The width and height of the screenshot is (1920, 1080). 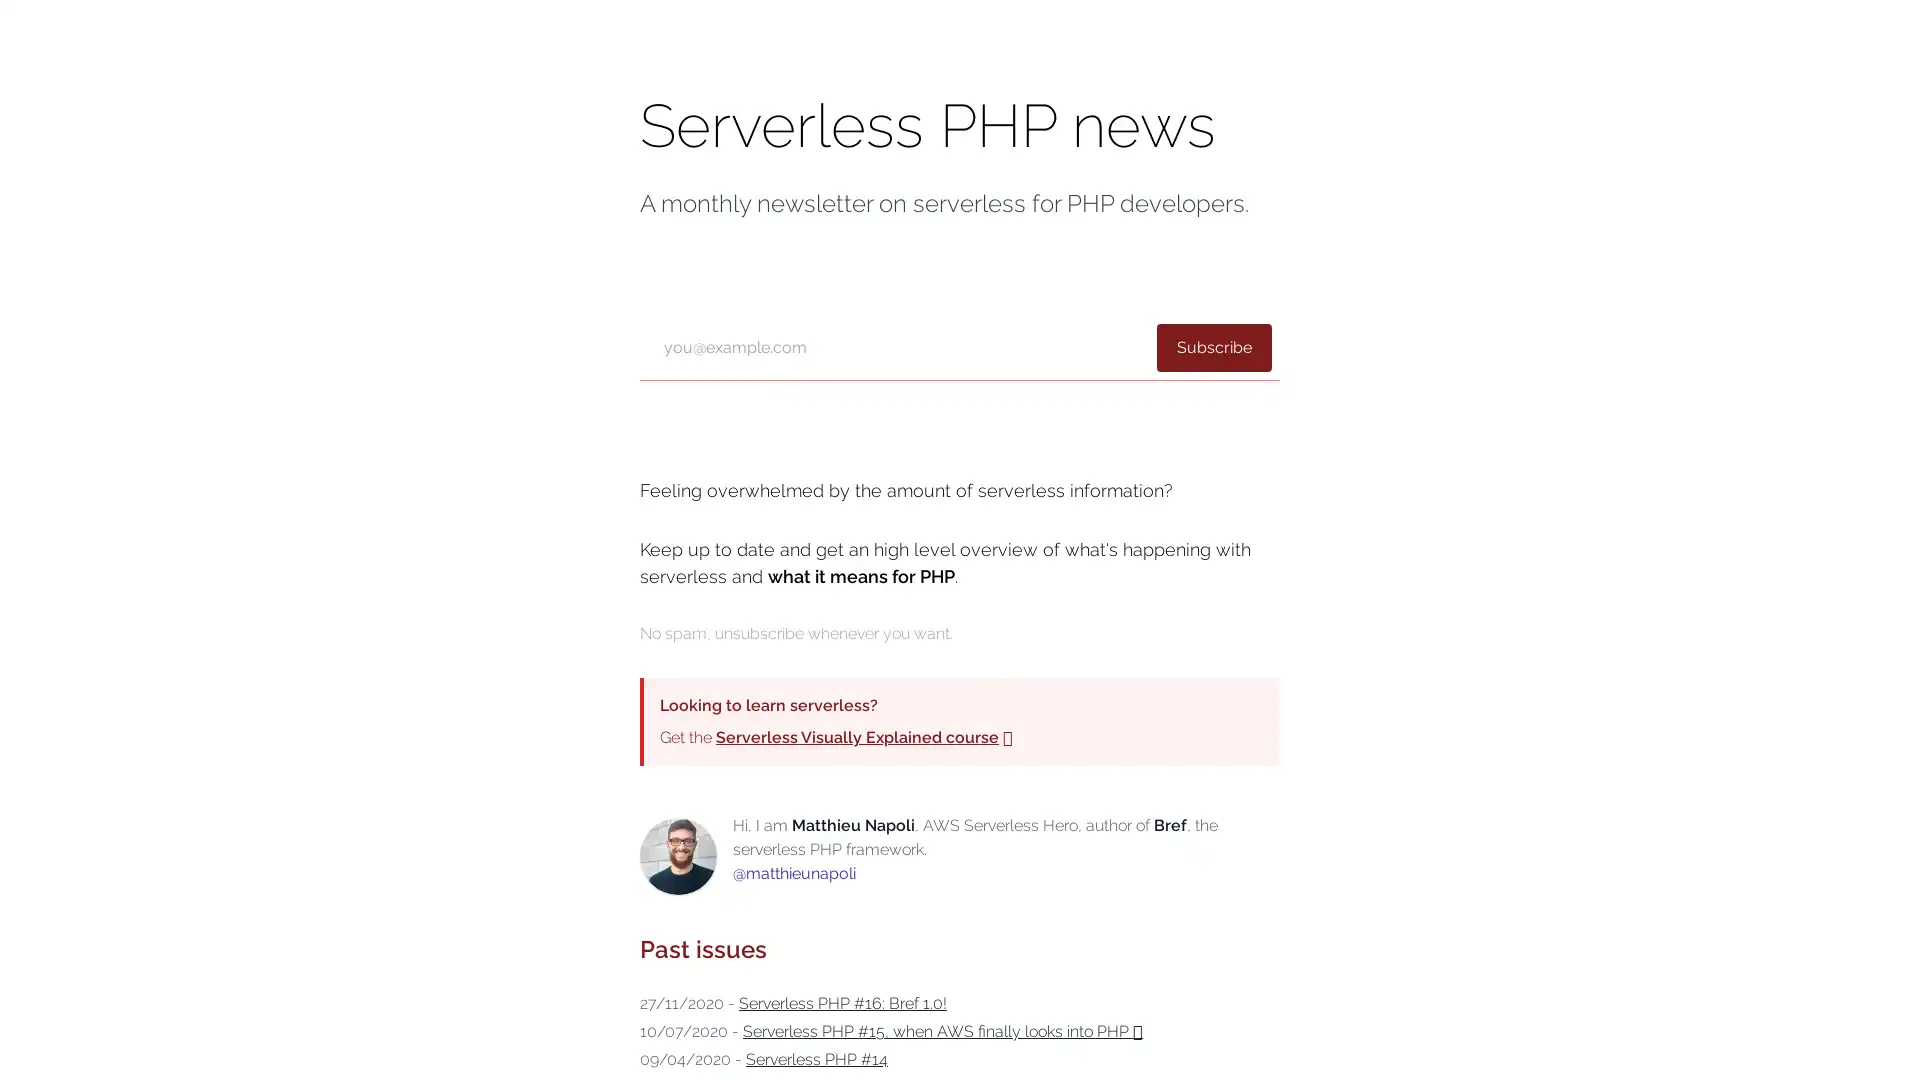 What do you see at coordinates (1213, 346) in the screenshot?
I see `Subscribe` at bounding box center [1213, 346].